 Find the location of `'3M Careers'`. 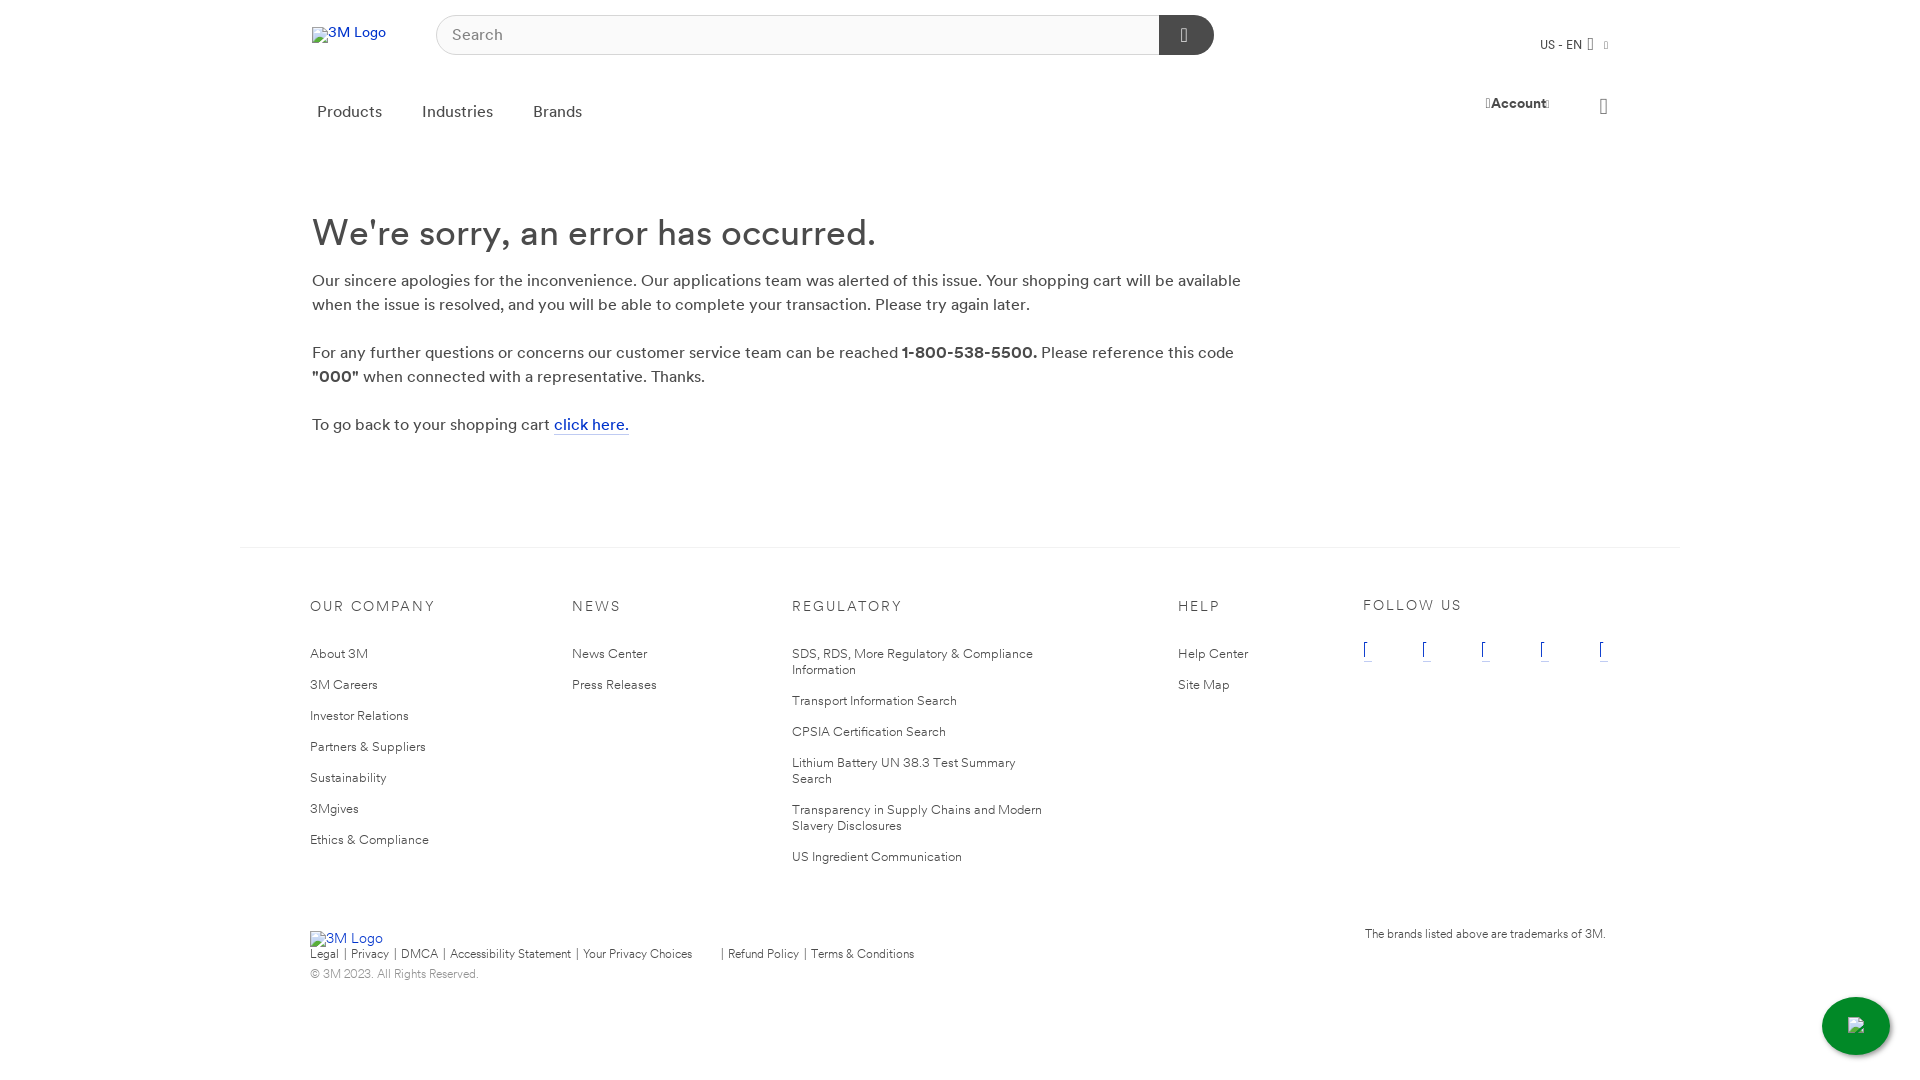

'3M Careers' is located at coordinates (344, 683).